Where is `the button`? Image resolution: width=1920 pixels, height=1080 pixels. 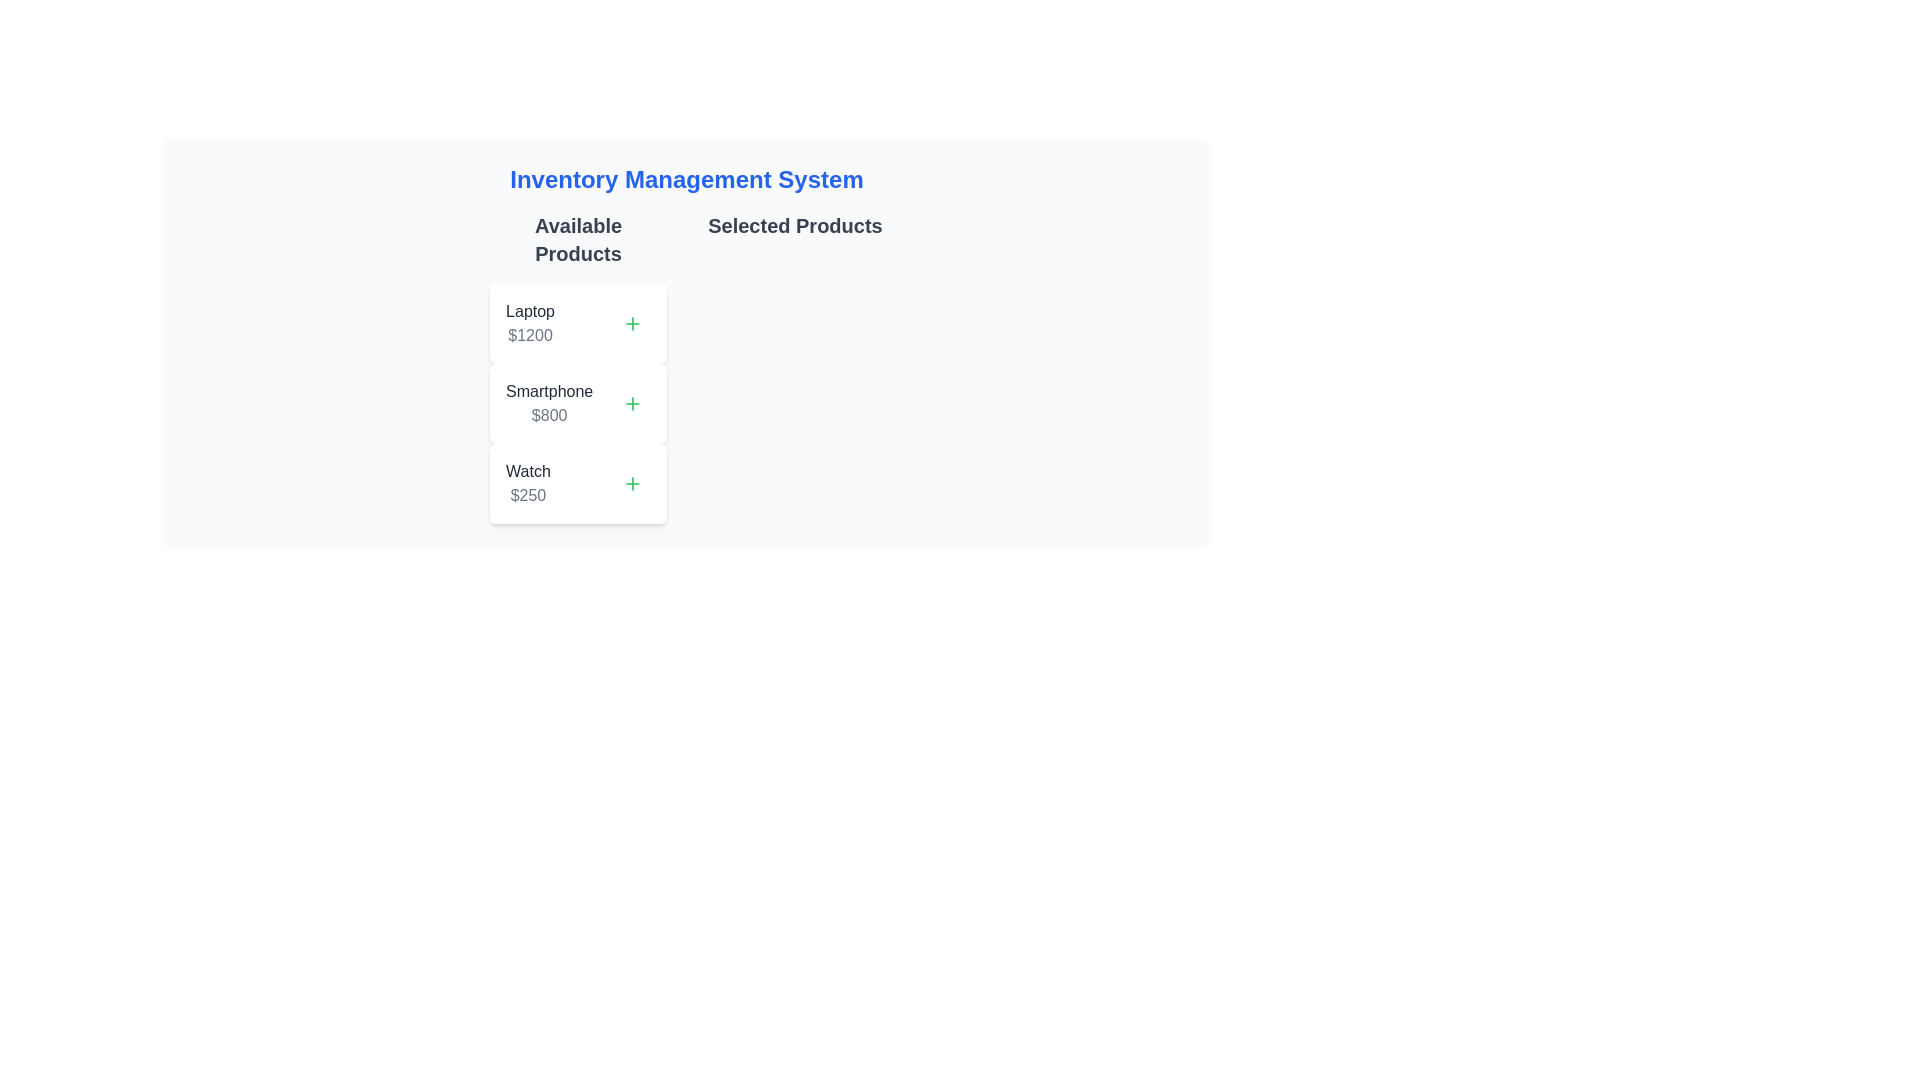
the button is located at coordinates (632, 483).